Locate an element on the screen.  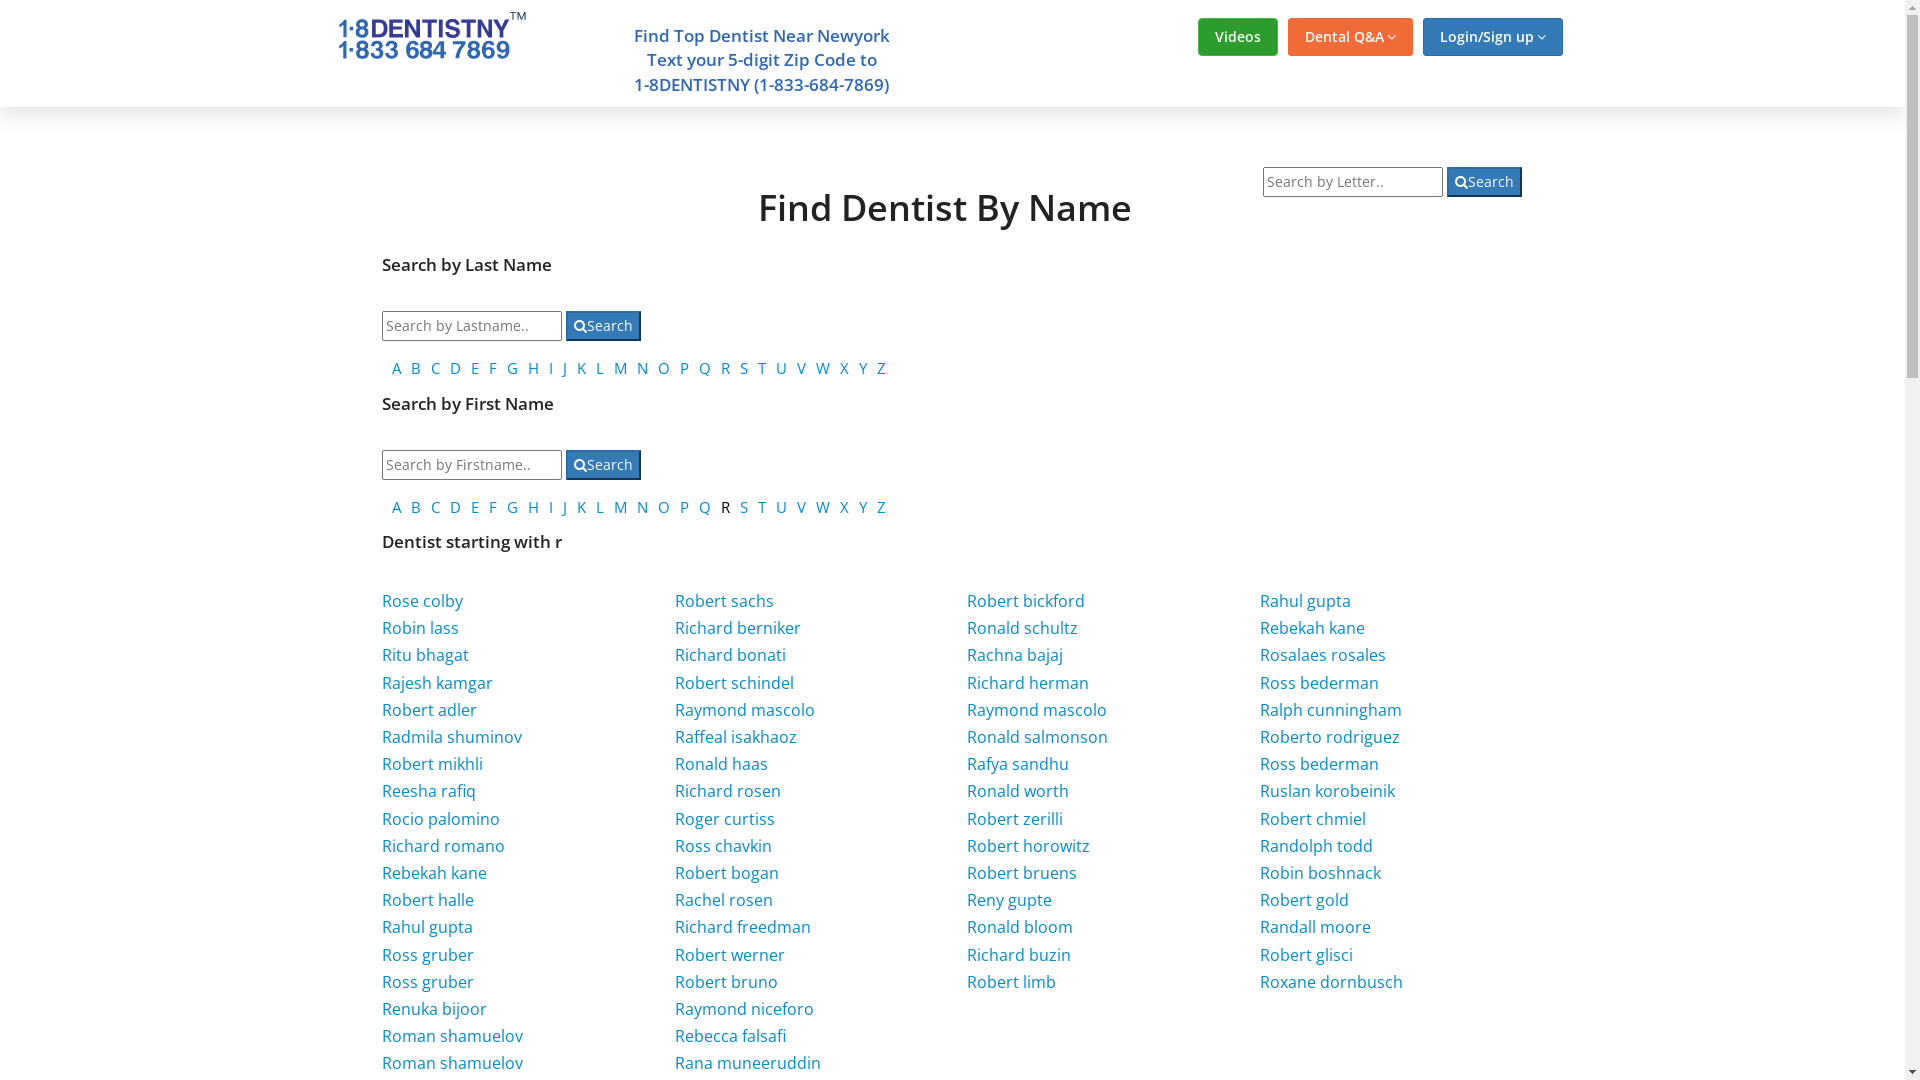
'N' is located at coordinates (636, 367).